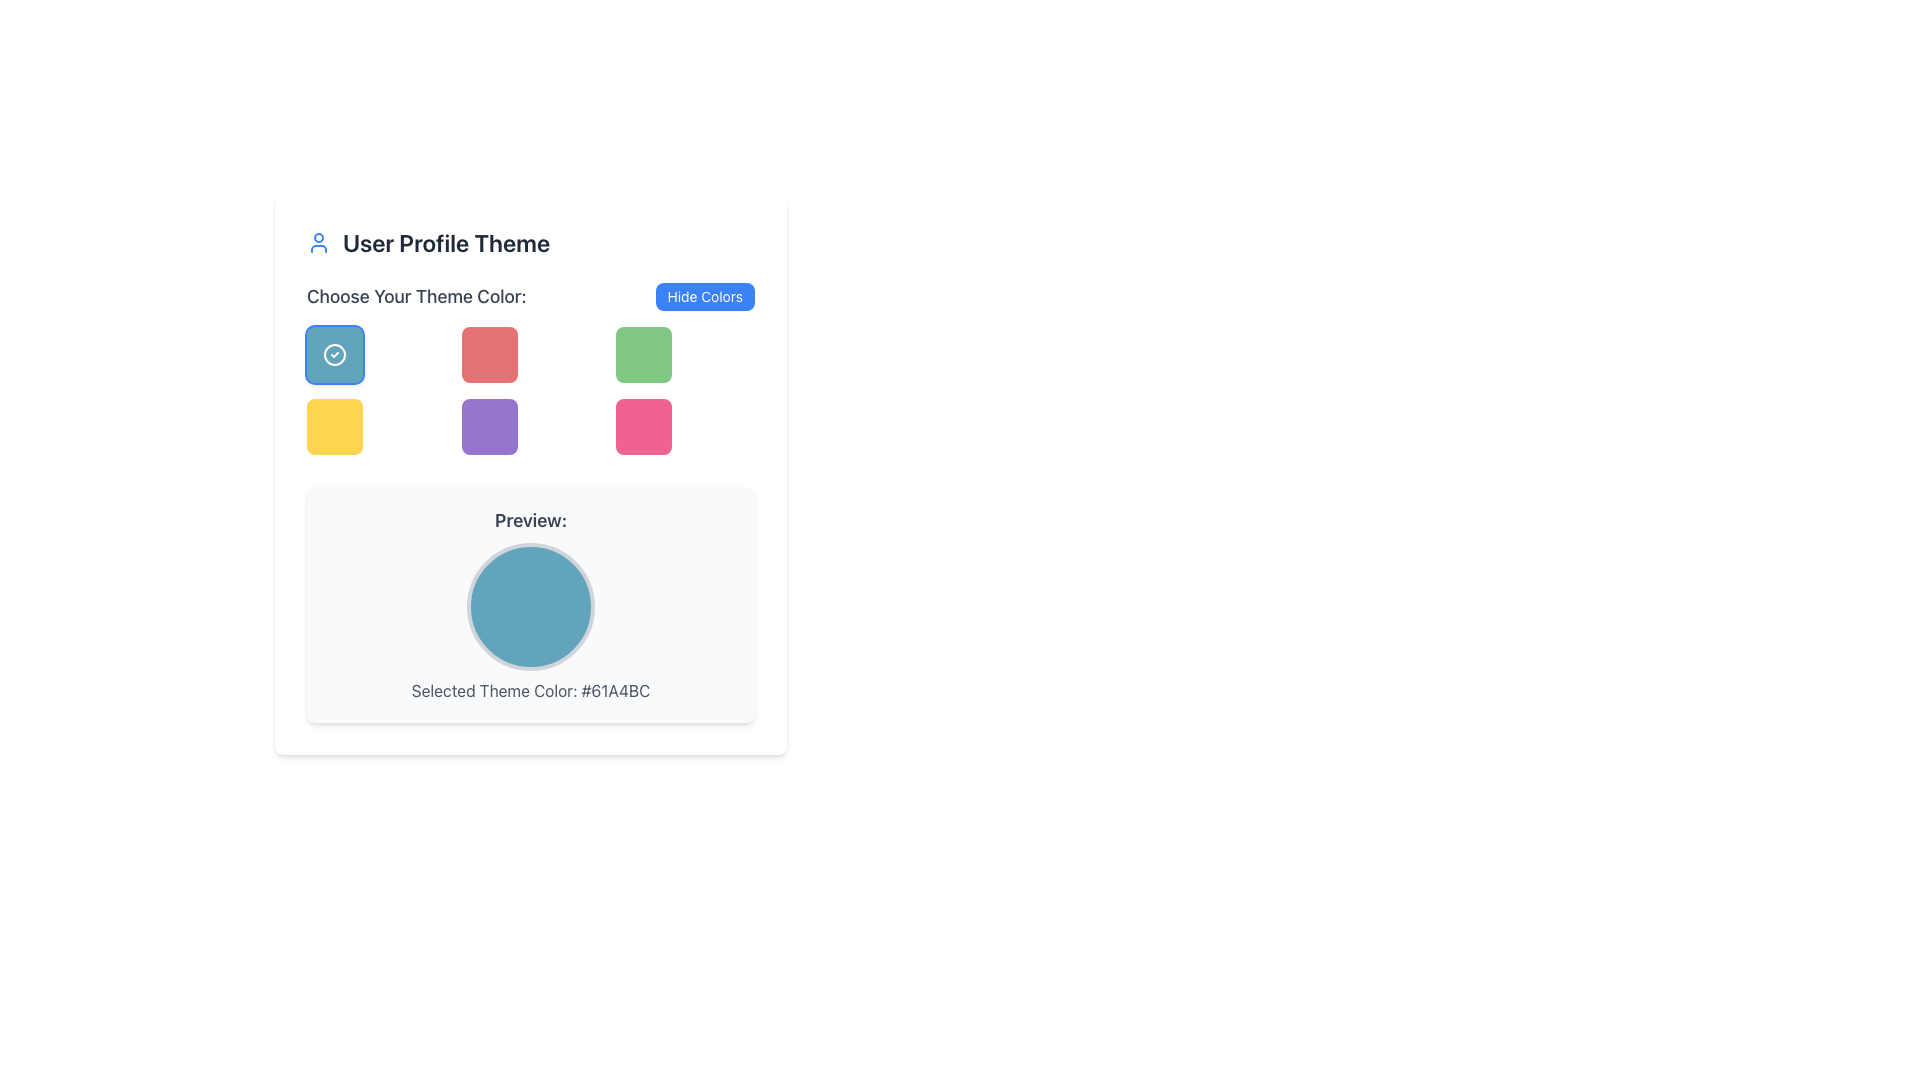  I want to click on the square button with rounded corners and a purple background, located as the second box in the third row of a nine-item grid, so click(489, 426).